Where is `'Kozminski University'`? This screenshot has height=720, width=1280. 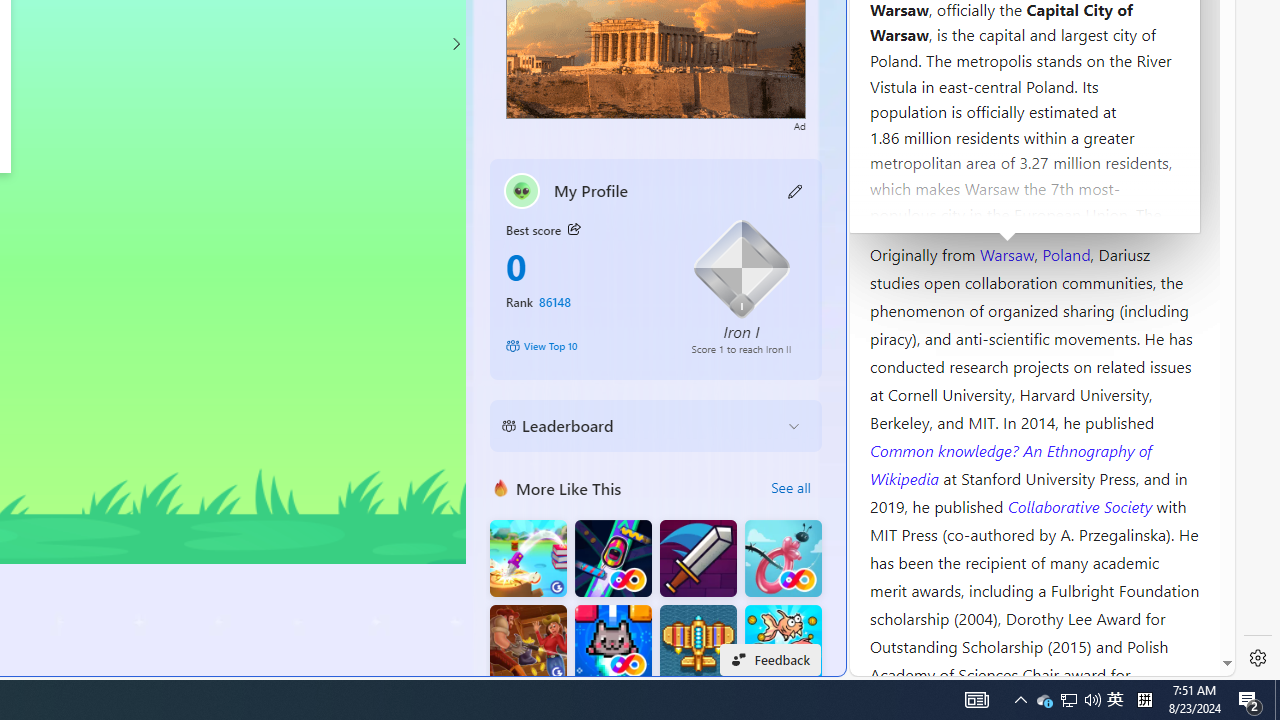 'Kozminski University' is located at coordinates (1034, 135).